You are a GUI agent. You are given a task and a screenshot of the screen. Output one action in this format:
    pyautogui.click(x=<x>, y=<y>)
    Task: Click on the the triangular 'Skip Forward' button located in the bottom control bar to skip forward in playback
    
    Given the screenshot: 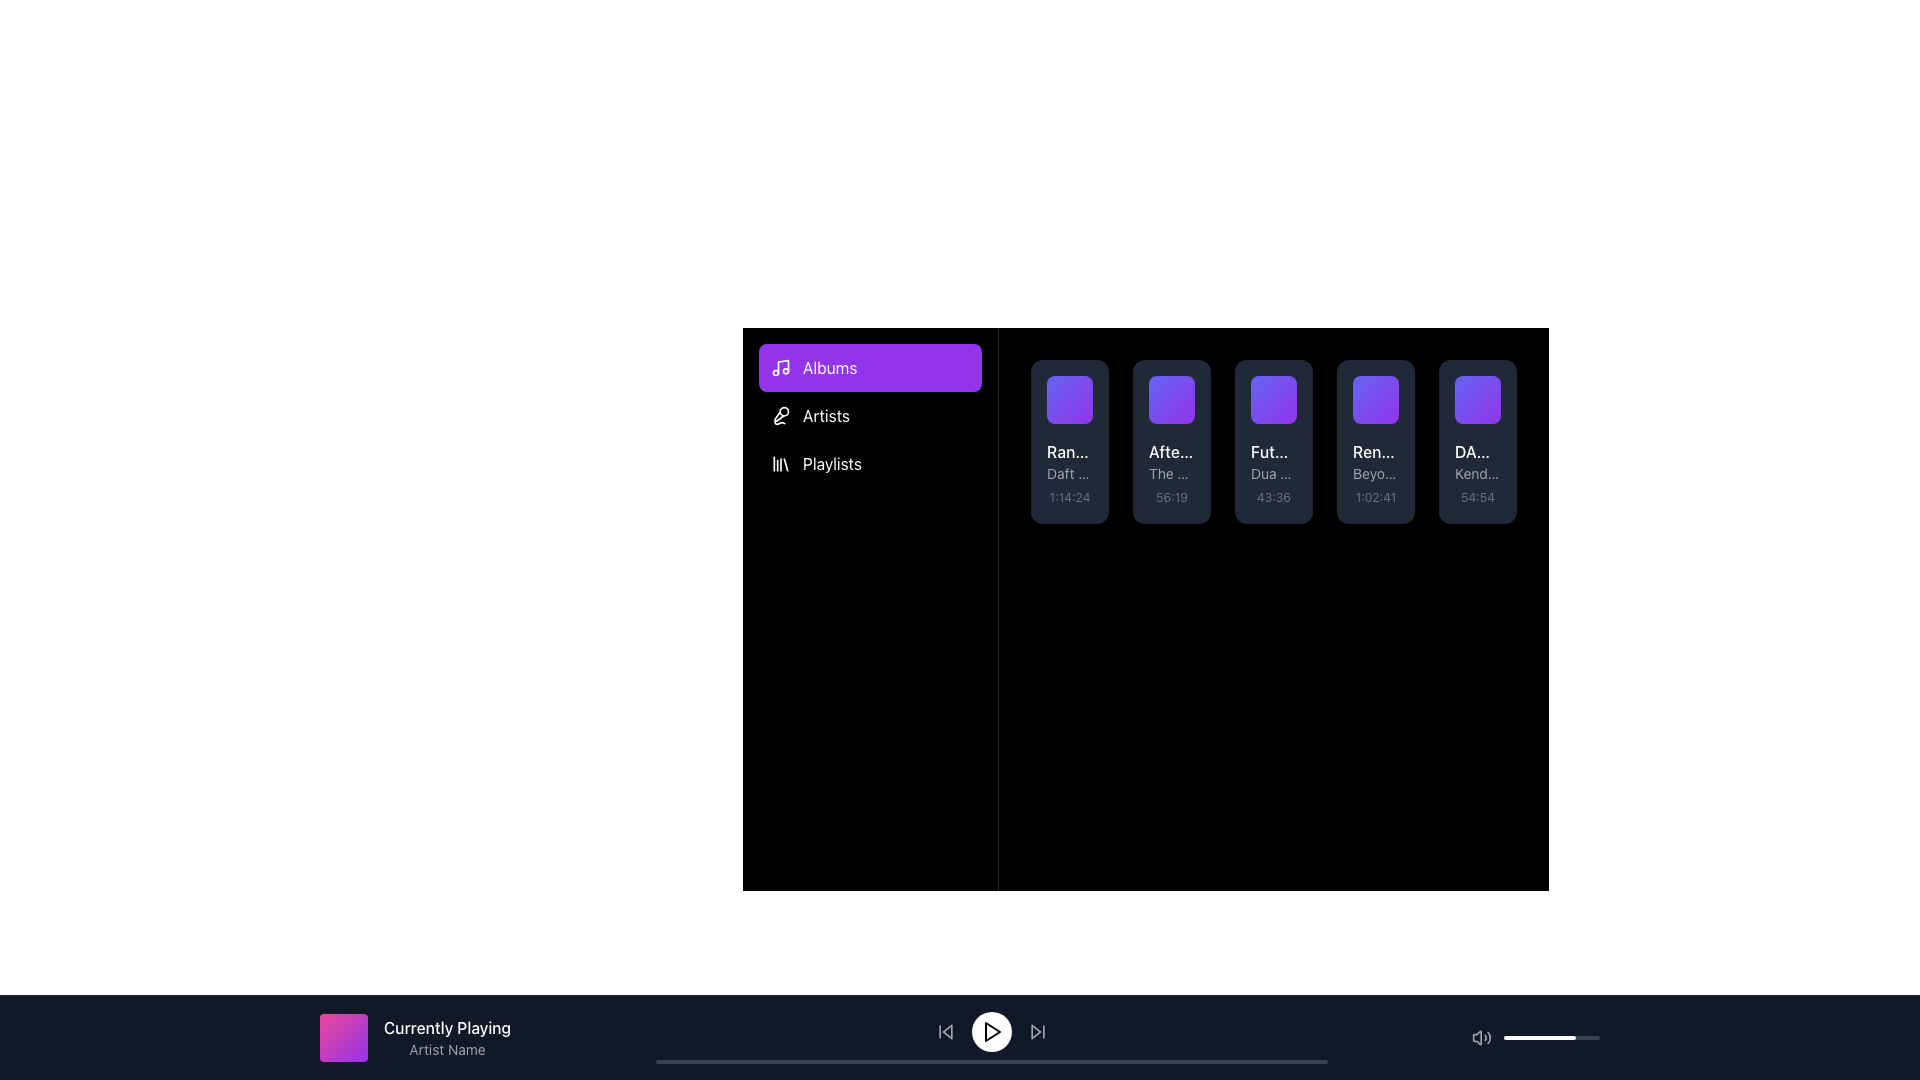 What is the action you would take?
    pyautogui.click(x=1035, y=1032)
    